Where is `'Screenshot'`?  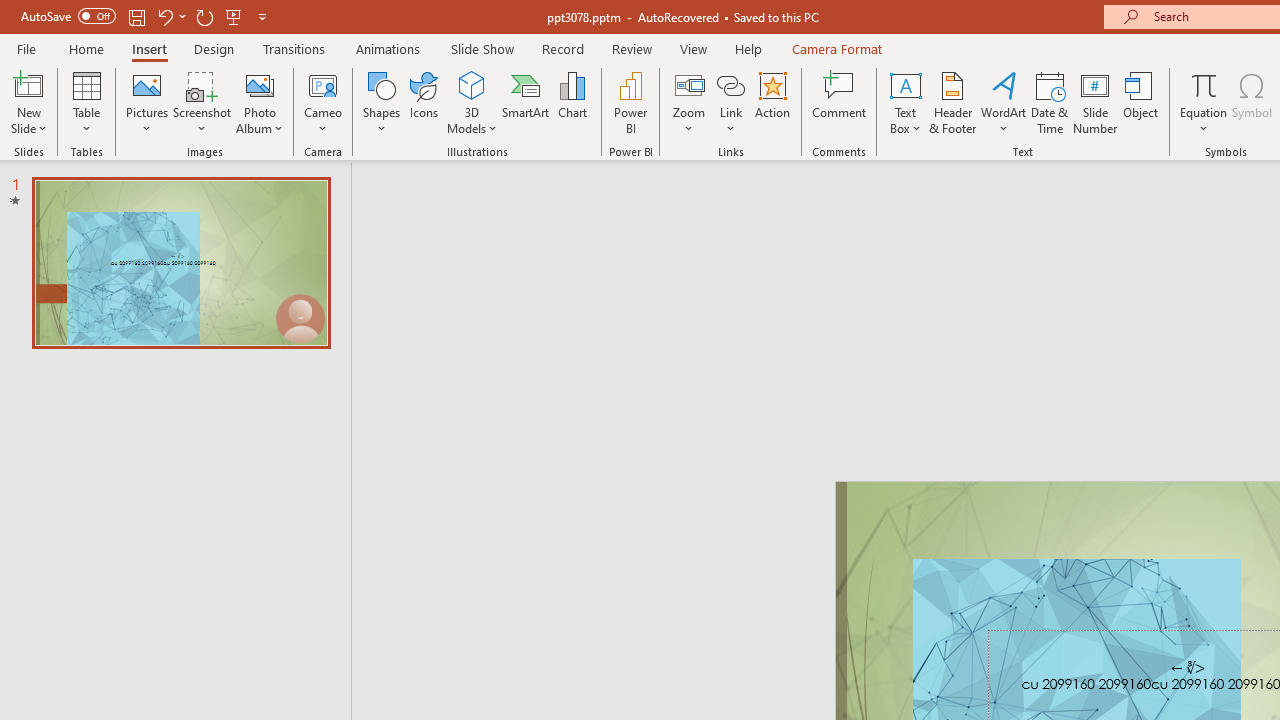
'Screenshot' is located at coordinates (202, 103).